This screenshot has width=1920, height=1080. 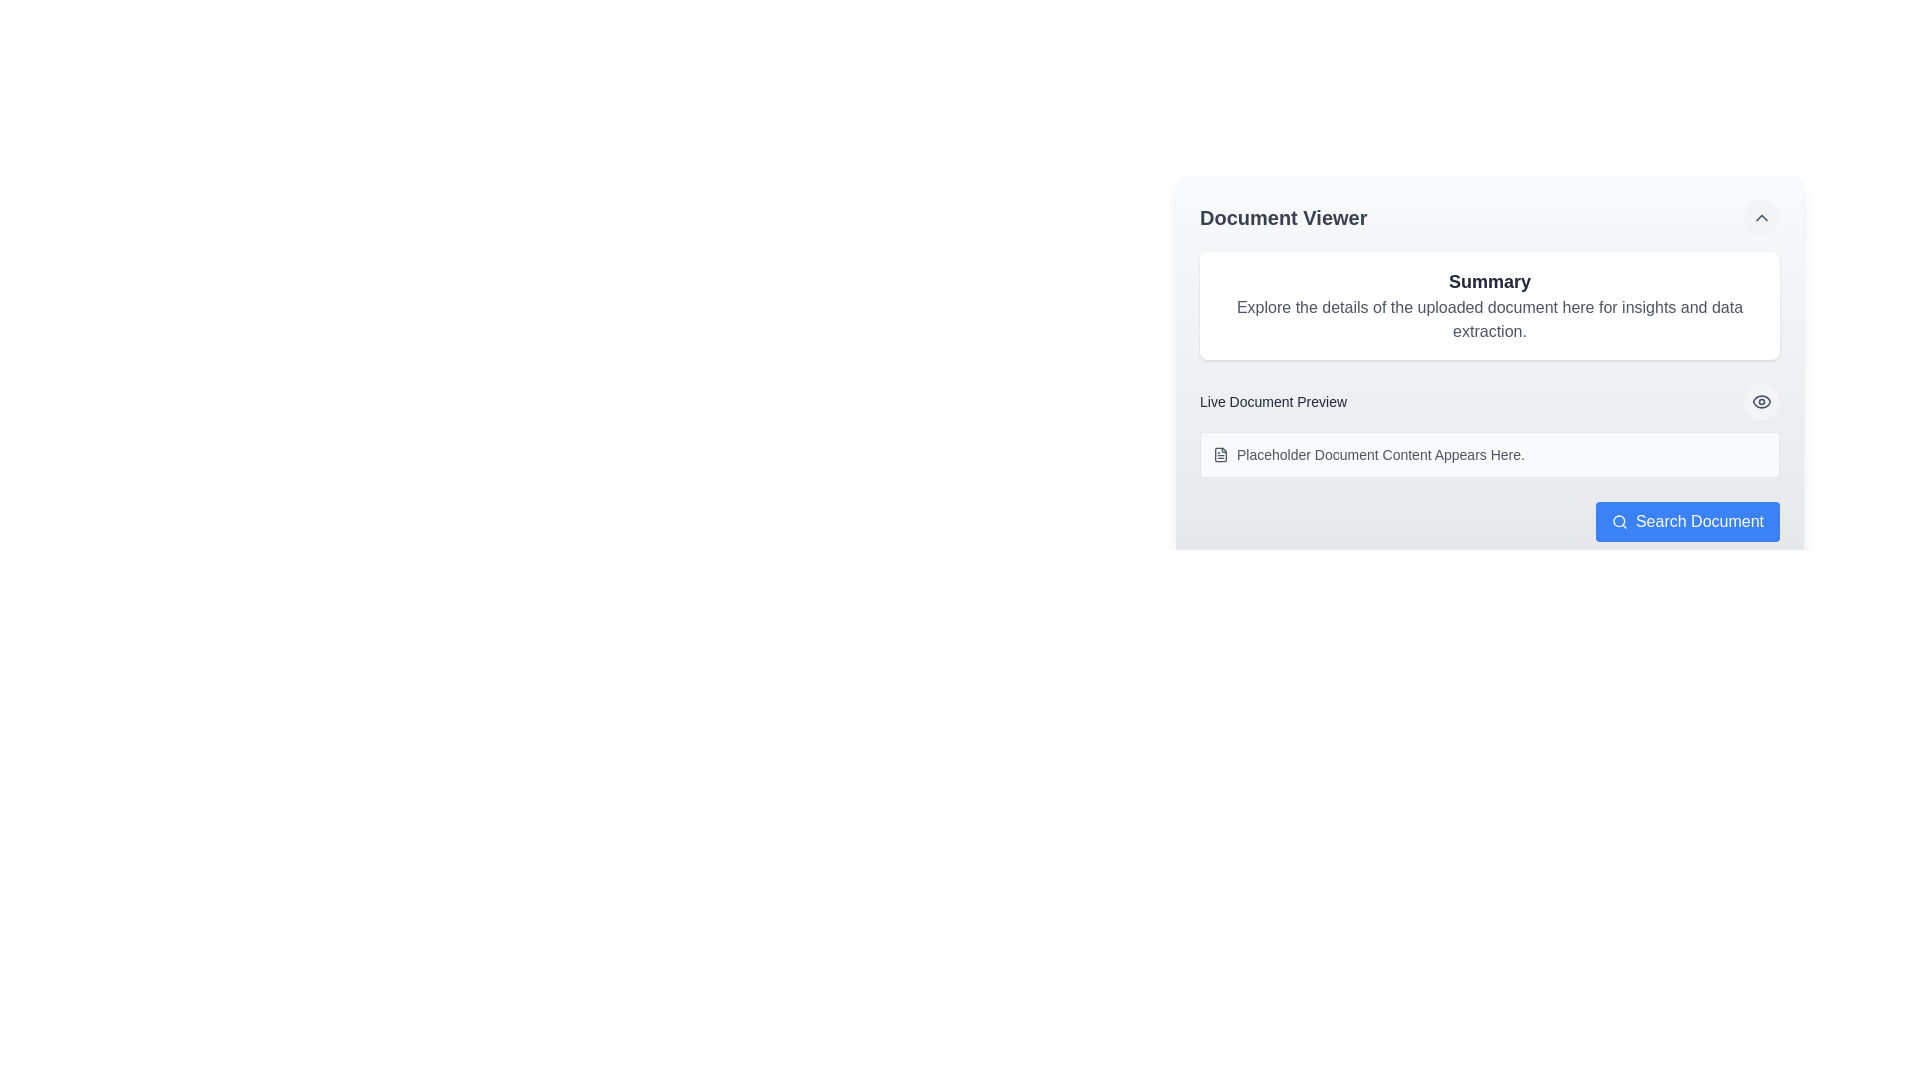 What do you see at coordinates (1219, 455) in the screenshot?
I see `the document icon styled as a file with a folded corner located in the 'Live Document Preview' section` at bounding box center [1219, 455].